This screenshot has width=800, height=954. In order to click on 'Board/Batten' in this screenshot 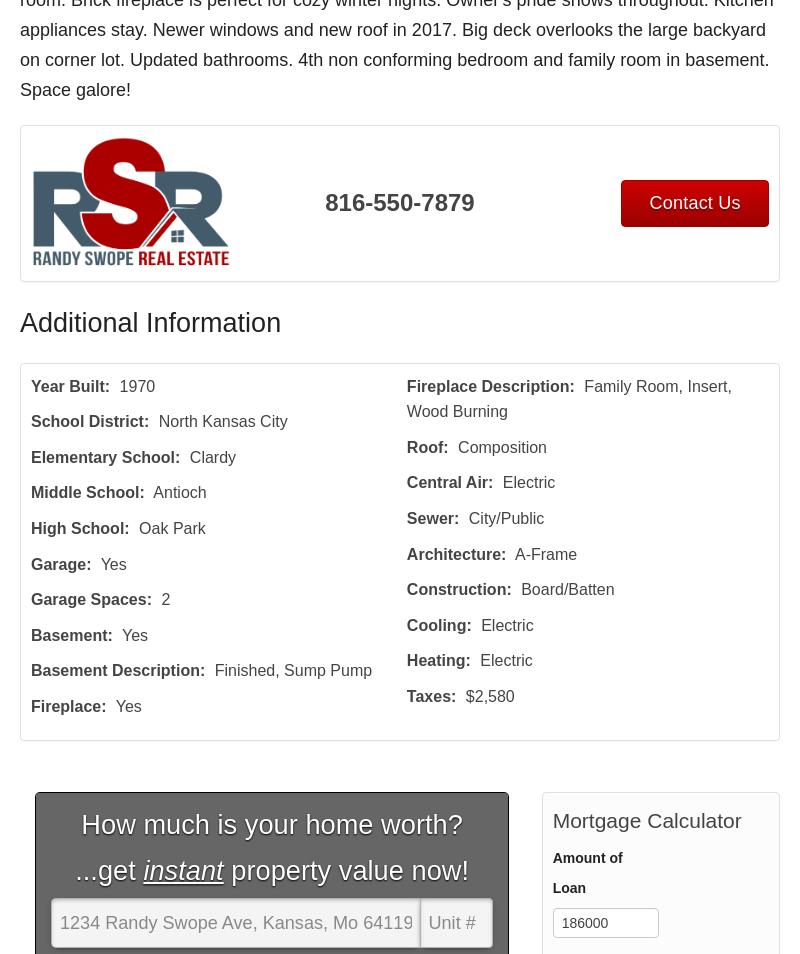, I will do `click(567, 588)`.